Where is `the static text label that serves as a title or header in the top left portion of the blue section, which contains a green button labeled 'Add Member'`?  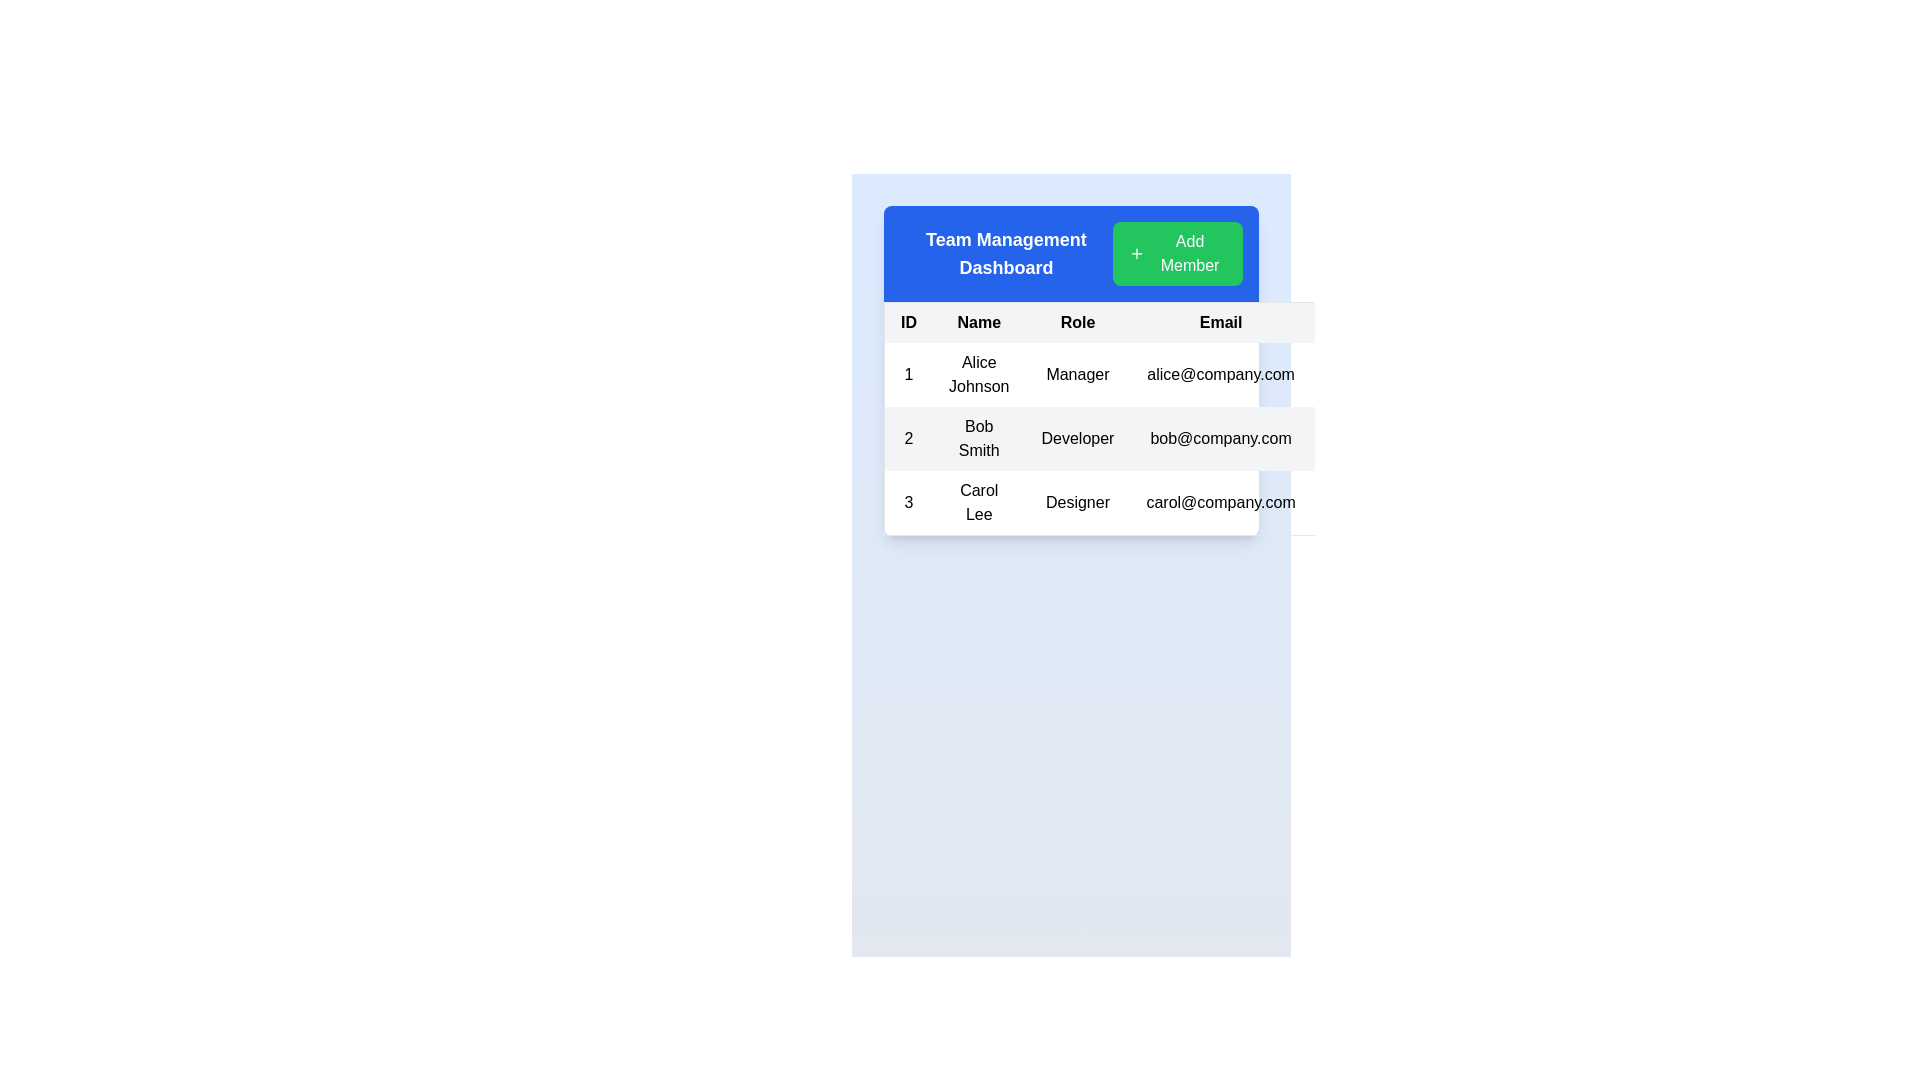 the static text label that serves as a title or header in the top left portion of the blue section, which contains a green button labeled 'Add Member' is located at coordinates (1006, 253).